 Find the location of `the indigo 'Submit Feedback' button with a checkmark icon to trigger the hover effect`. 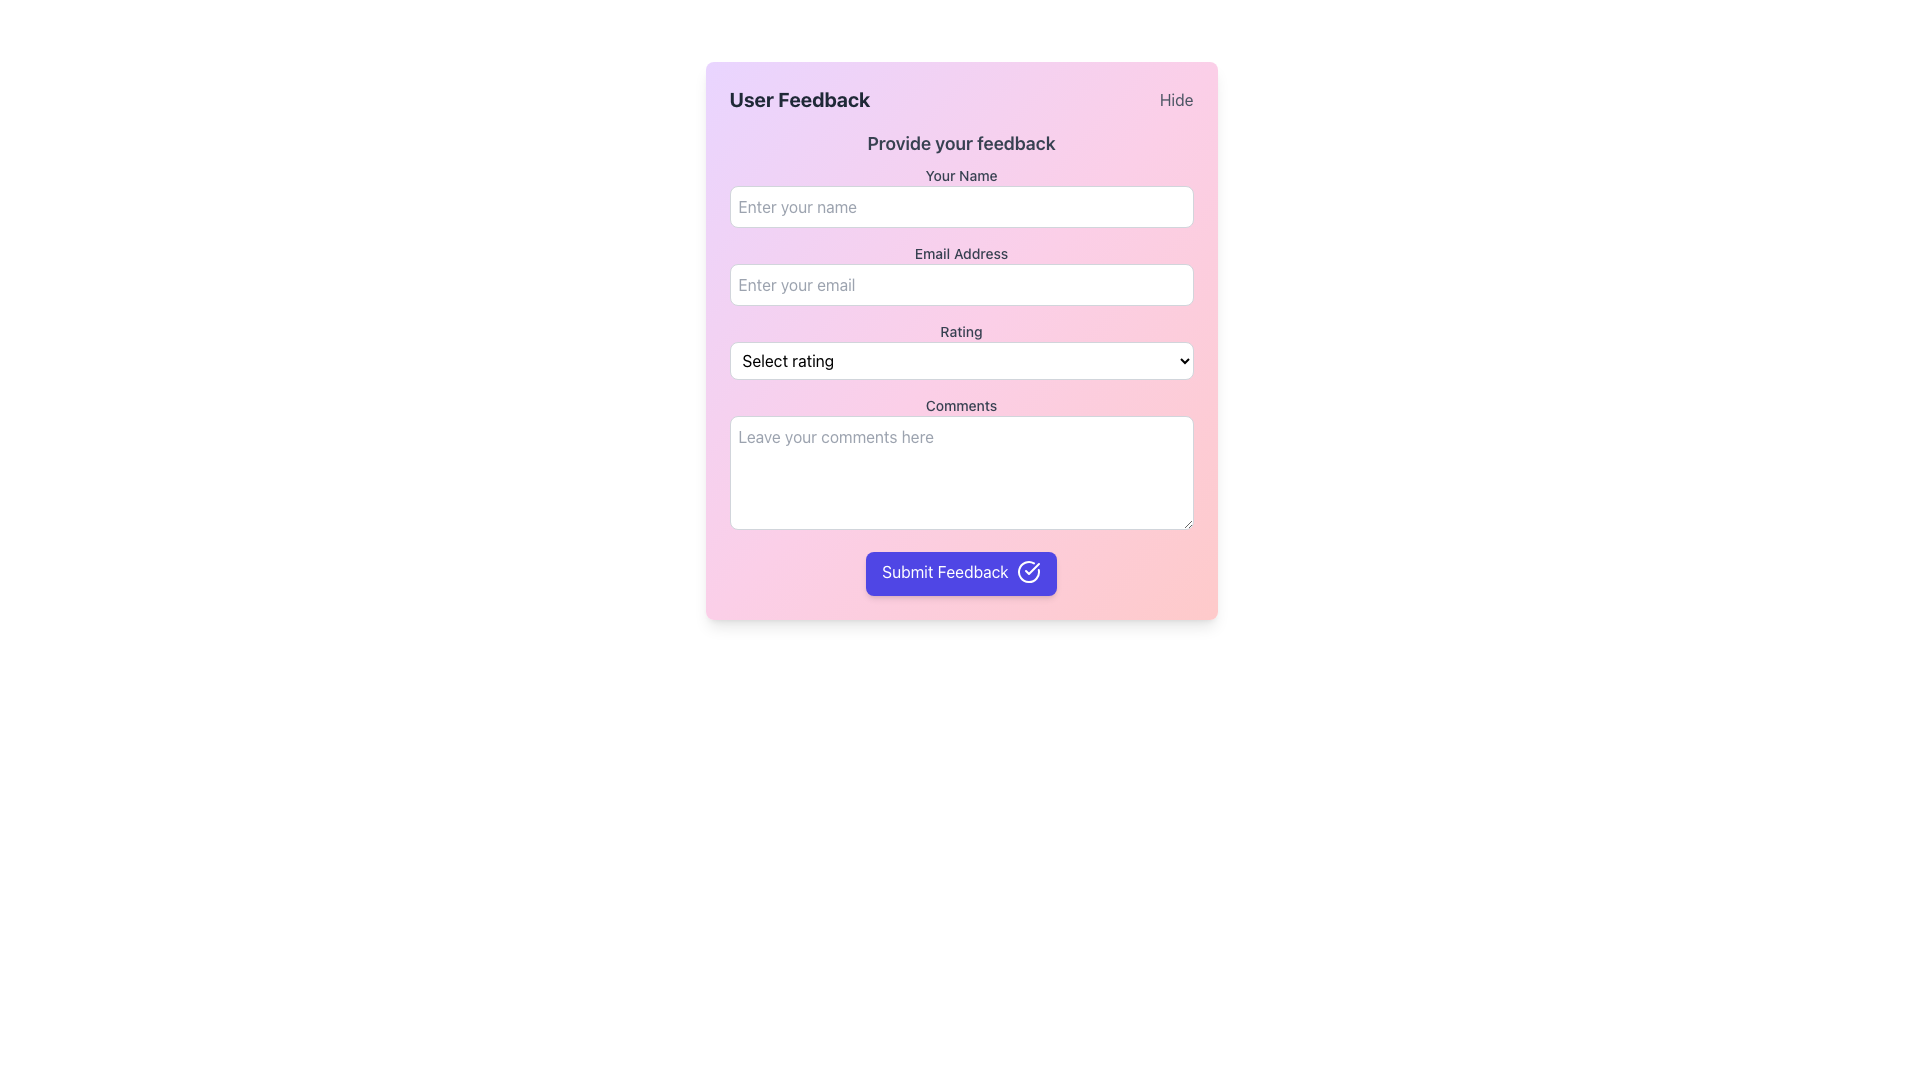

the indigo 'Submit Feedback' button with a checkmark icon to trigger the hover effect is located at coordinates (961, 574).